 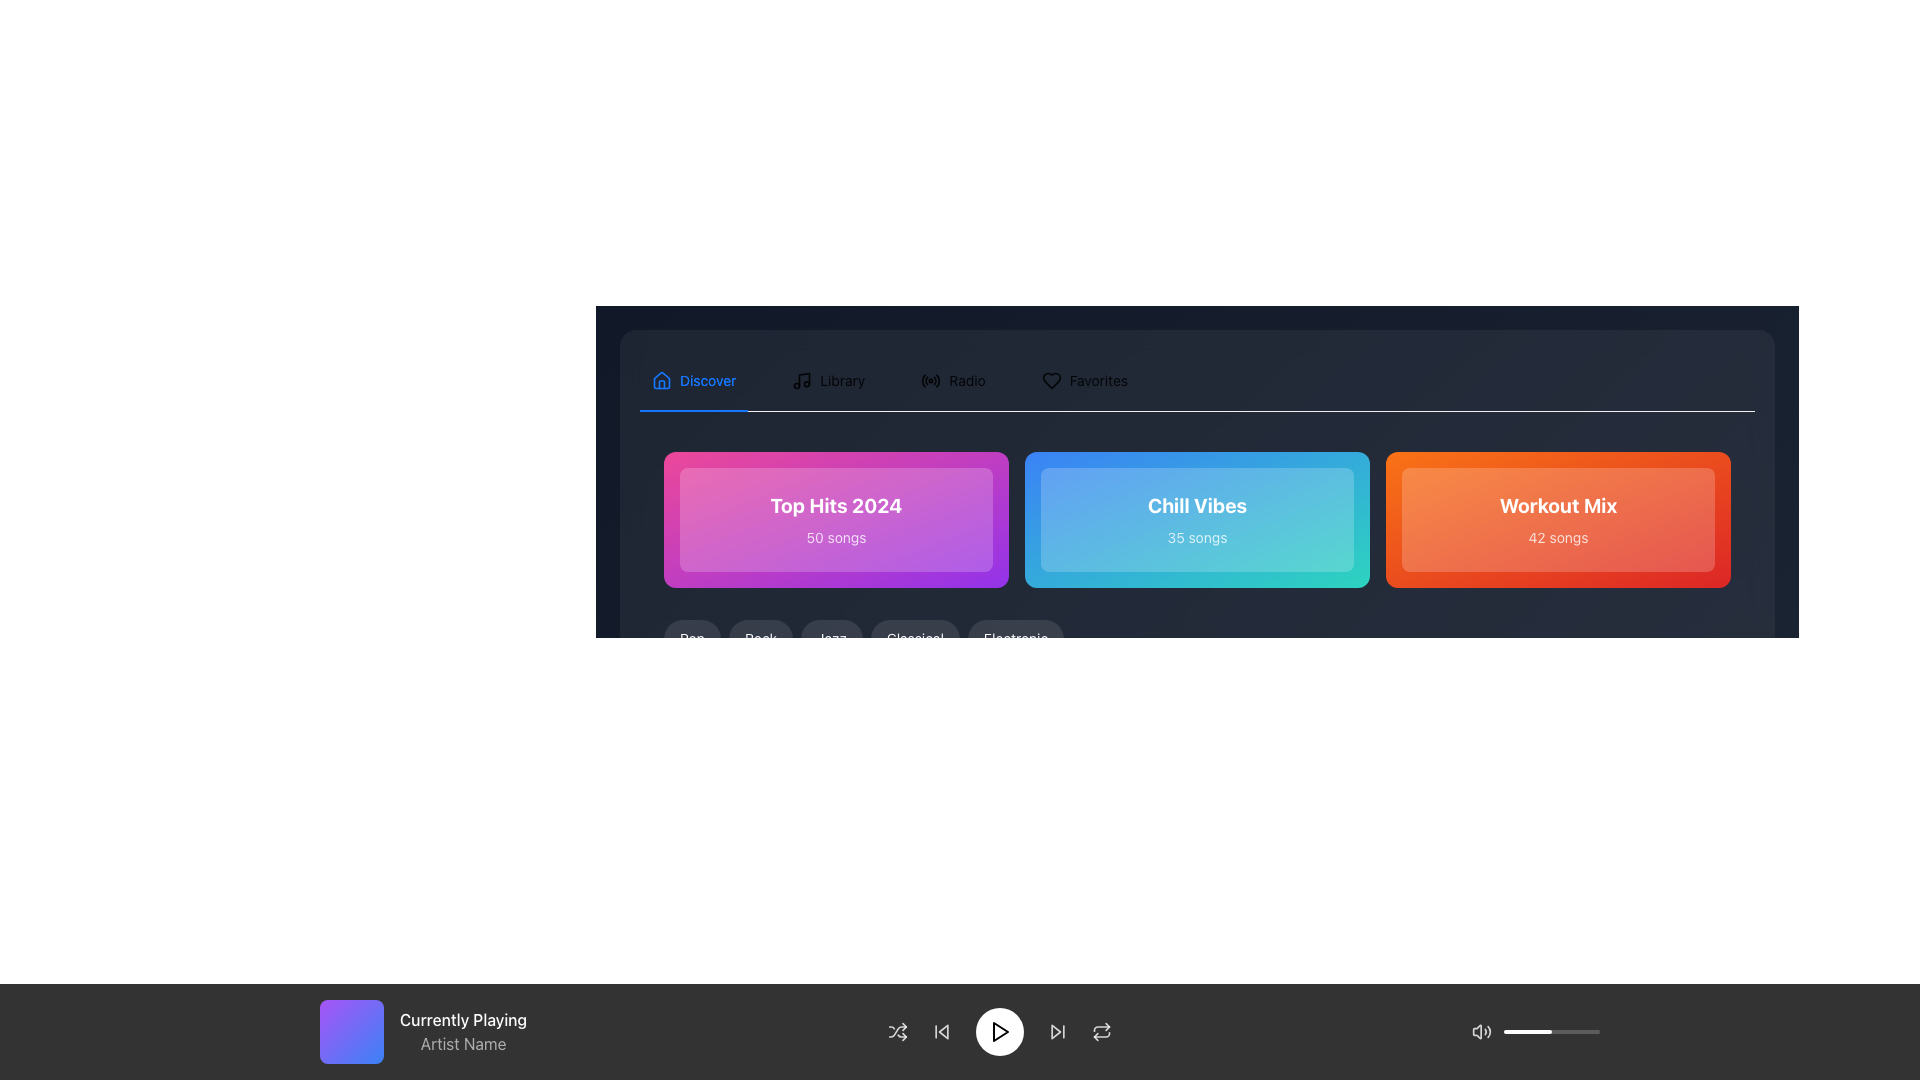 I want to click on the static text label displaying '35 songs', which is slightly translucent and positioned beneath the bold text 'Chill Vibes' within a gradient background card, so click(x=1197, y=536).